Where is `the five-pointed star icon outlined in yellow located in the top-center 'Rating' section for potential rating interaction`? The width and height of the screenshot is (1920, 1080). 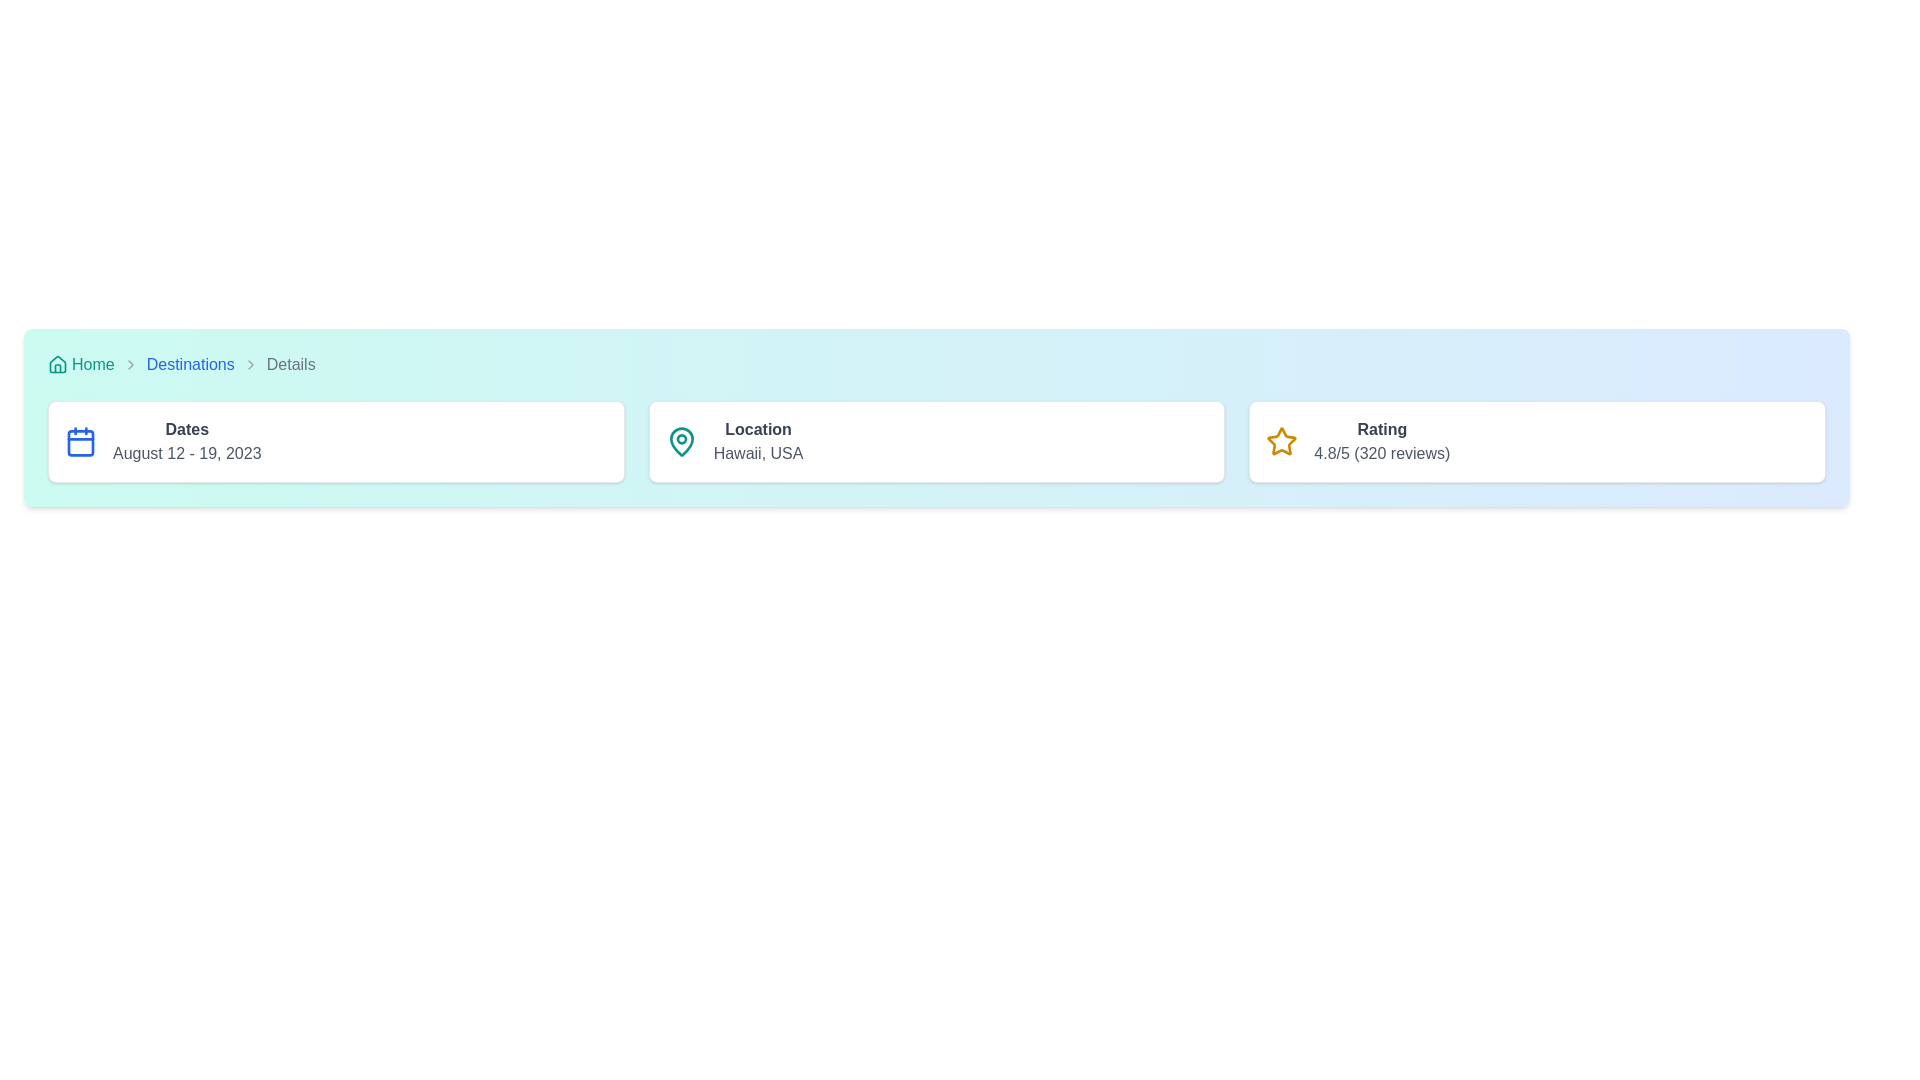
the five-pointed star icon outlined in yellow located in the top-center 'Rating' section for potential rating interaction is located at coordinates (1282, 440).